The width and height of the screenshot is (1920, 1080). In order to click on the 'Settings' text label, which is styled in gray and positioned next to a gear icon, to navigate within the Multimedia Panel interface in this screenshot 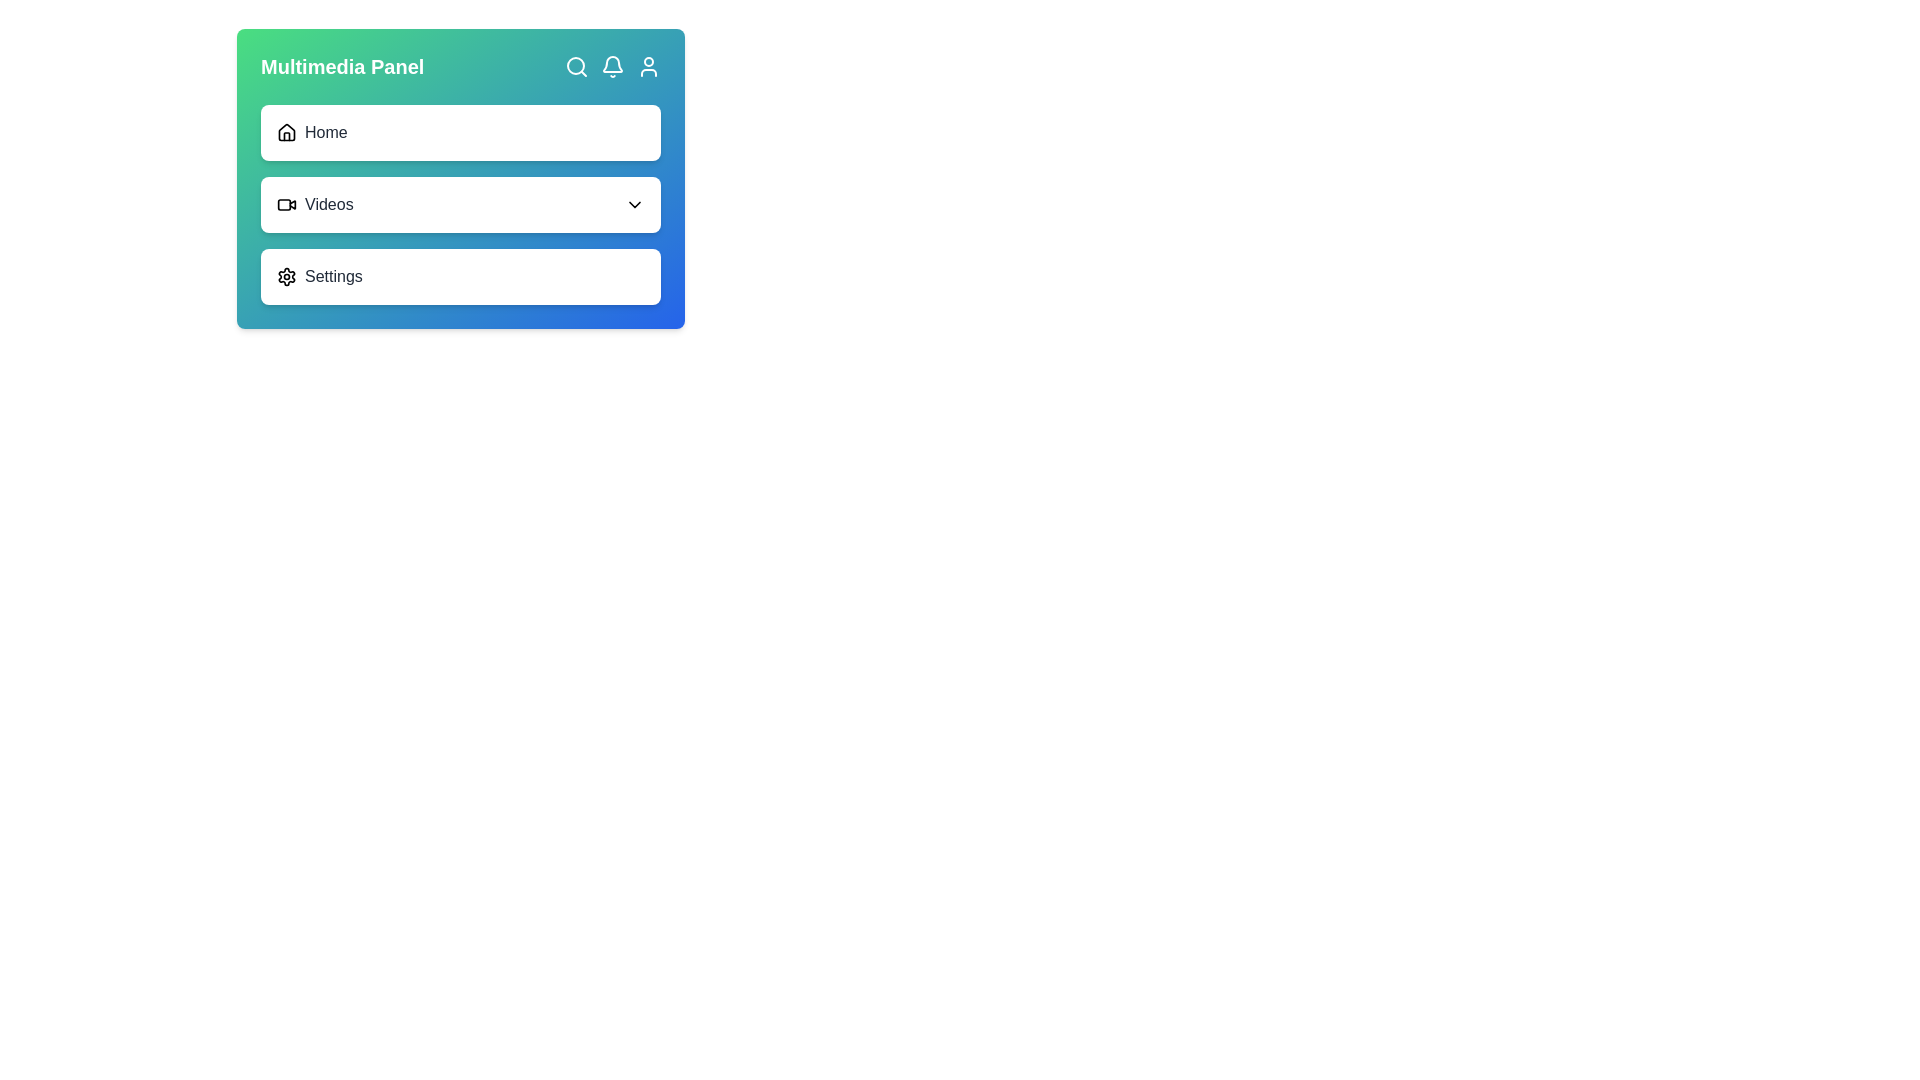, I will do `click(333, 277)`.